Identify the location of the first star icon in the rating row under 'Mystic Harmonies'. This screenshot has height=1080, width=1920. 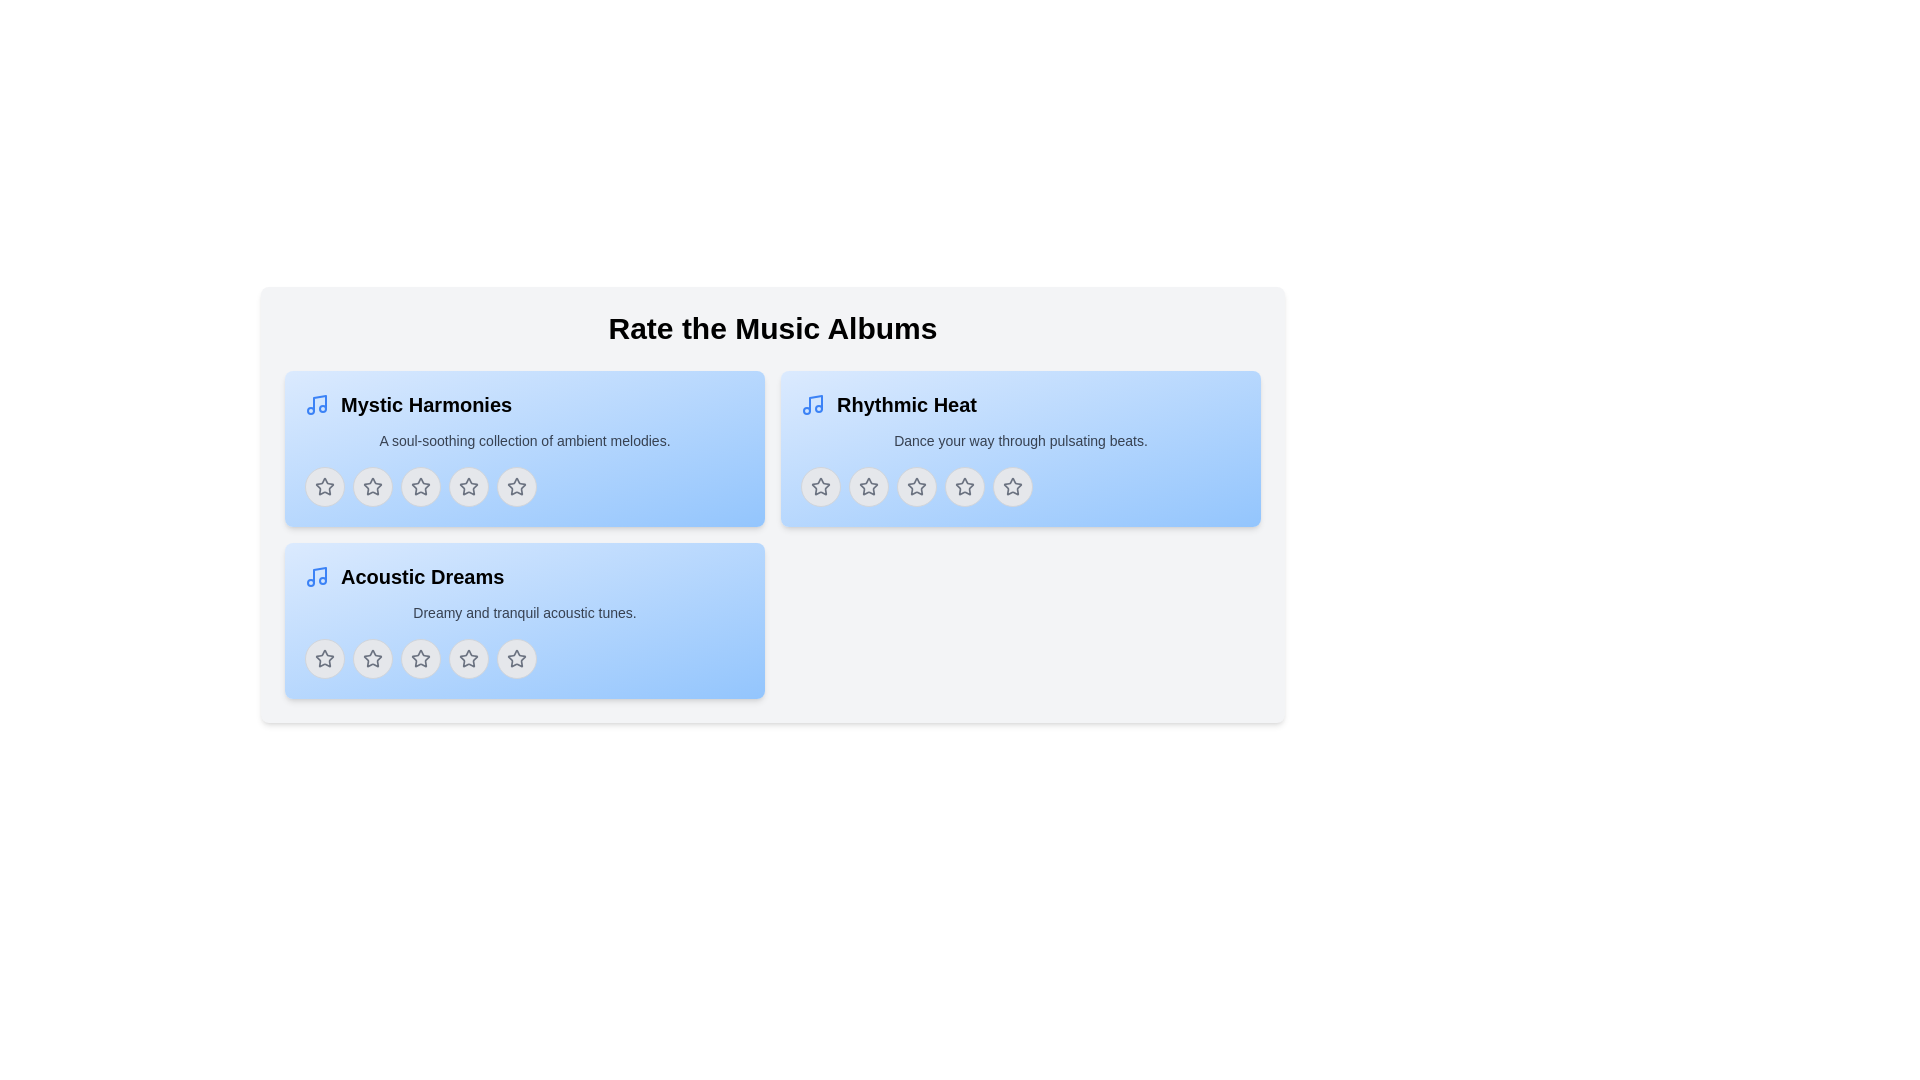
(325, 486).